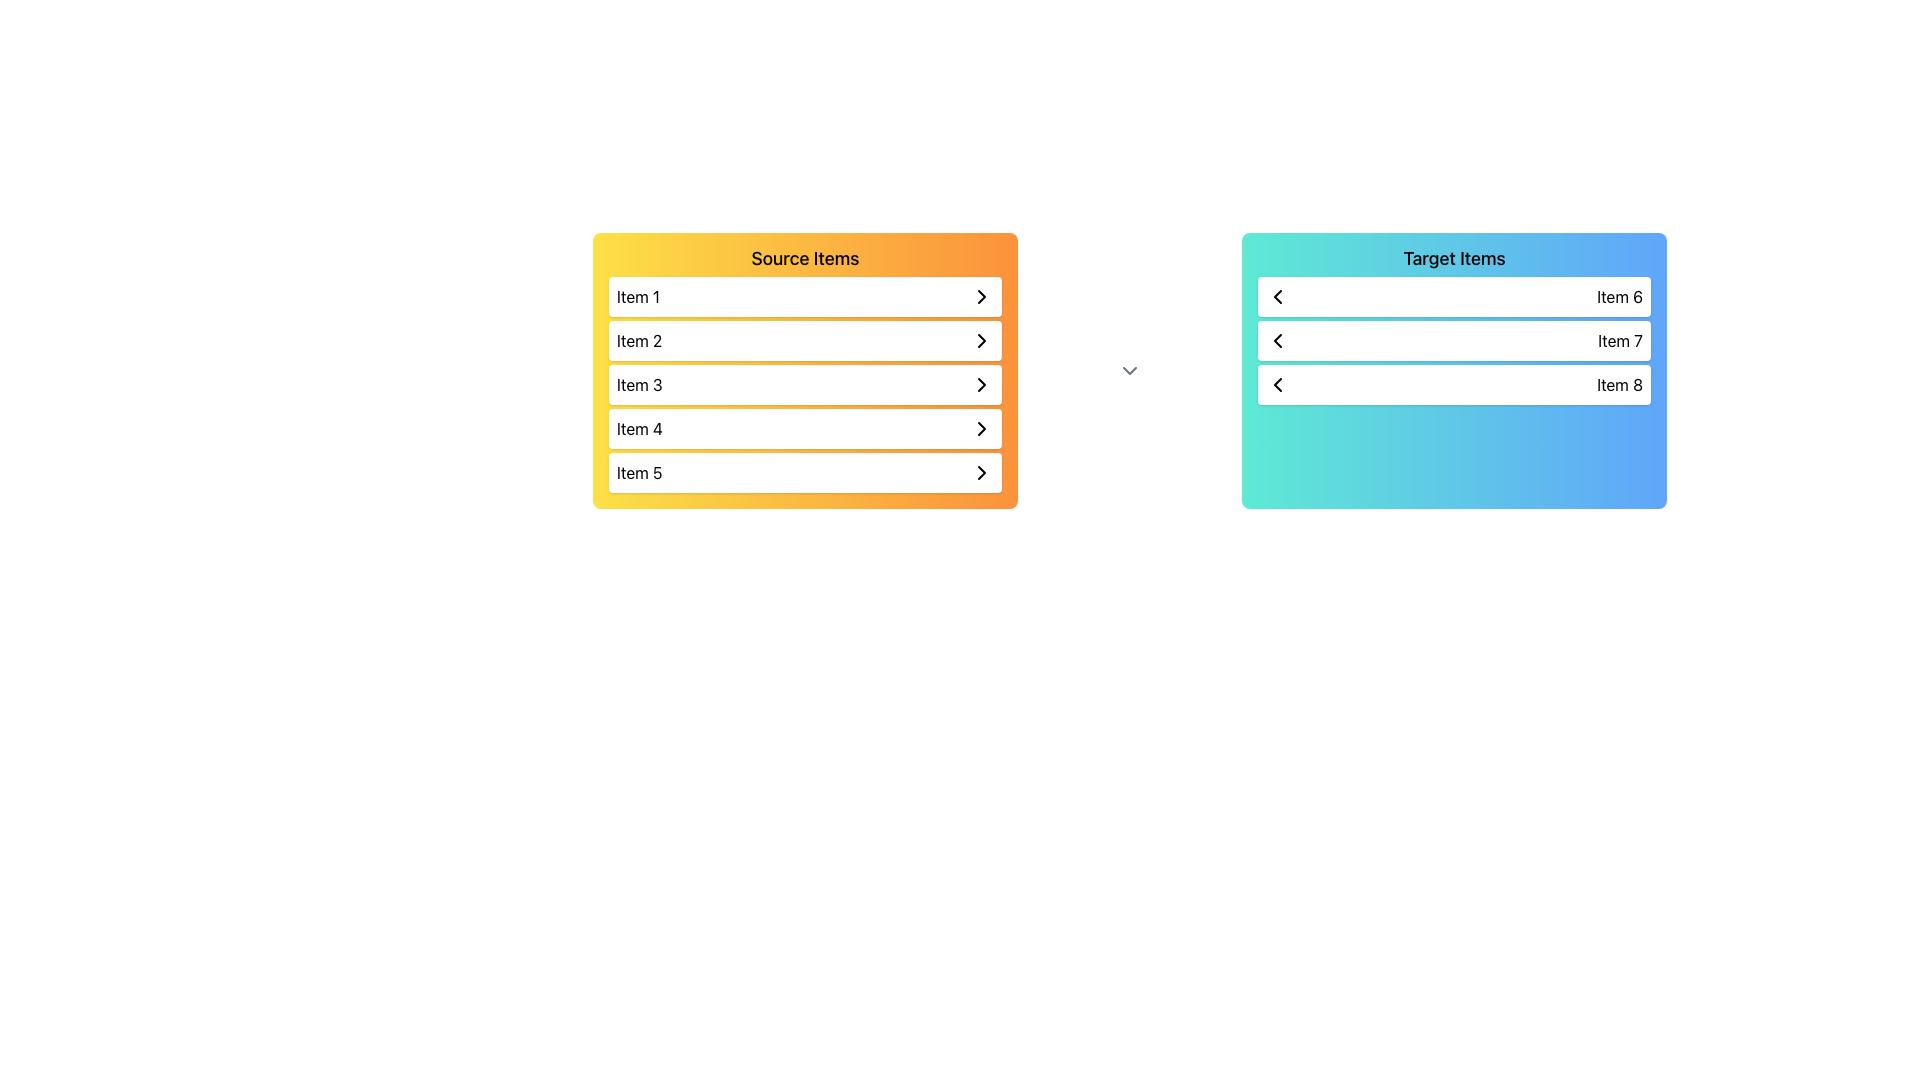 This screenshot has width=1920, height=1080. What do you see at coordinates (1620, 339) in the screenshot?
I see `the 'Item 7' label in the 'Target Items' list for potential interaction` at bounding box center [1620, 339].